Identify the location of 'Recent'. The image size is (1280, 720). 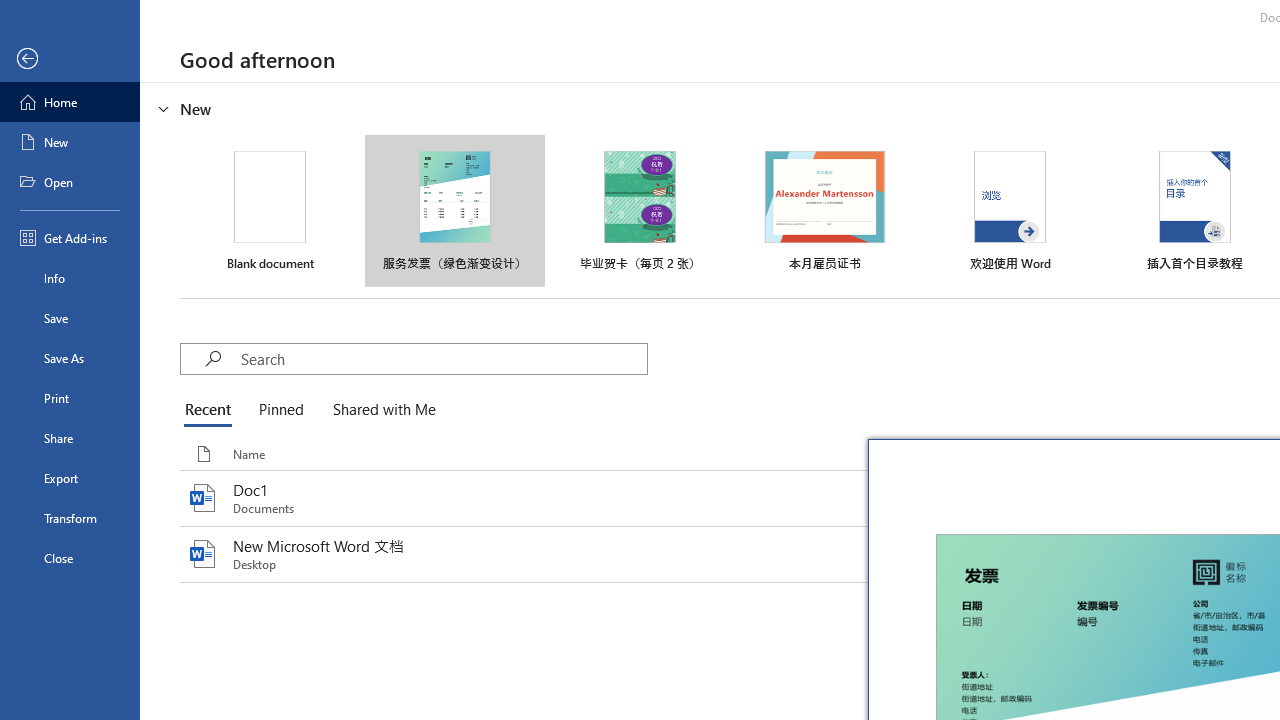
(212, 410).